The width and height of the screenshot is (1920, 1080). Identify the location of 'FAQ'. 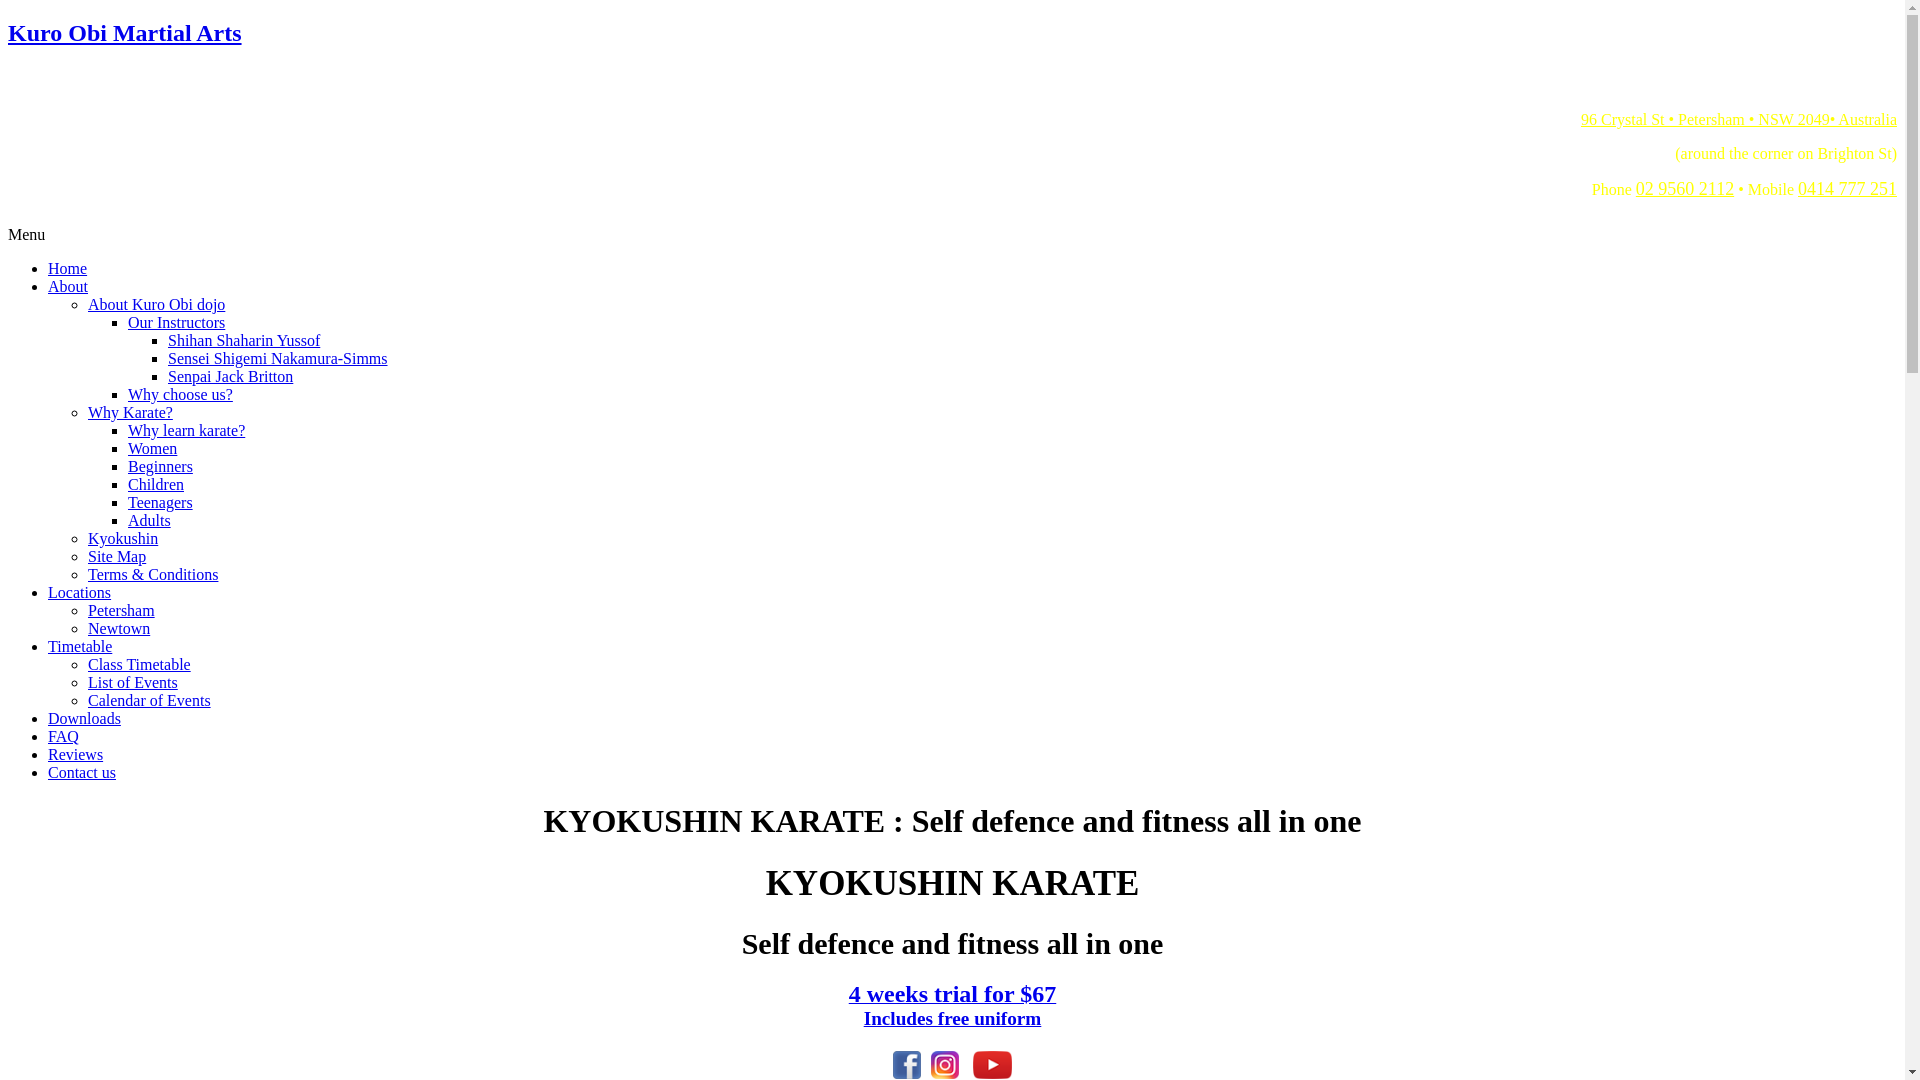
(63, 736).